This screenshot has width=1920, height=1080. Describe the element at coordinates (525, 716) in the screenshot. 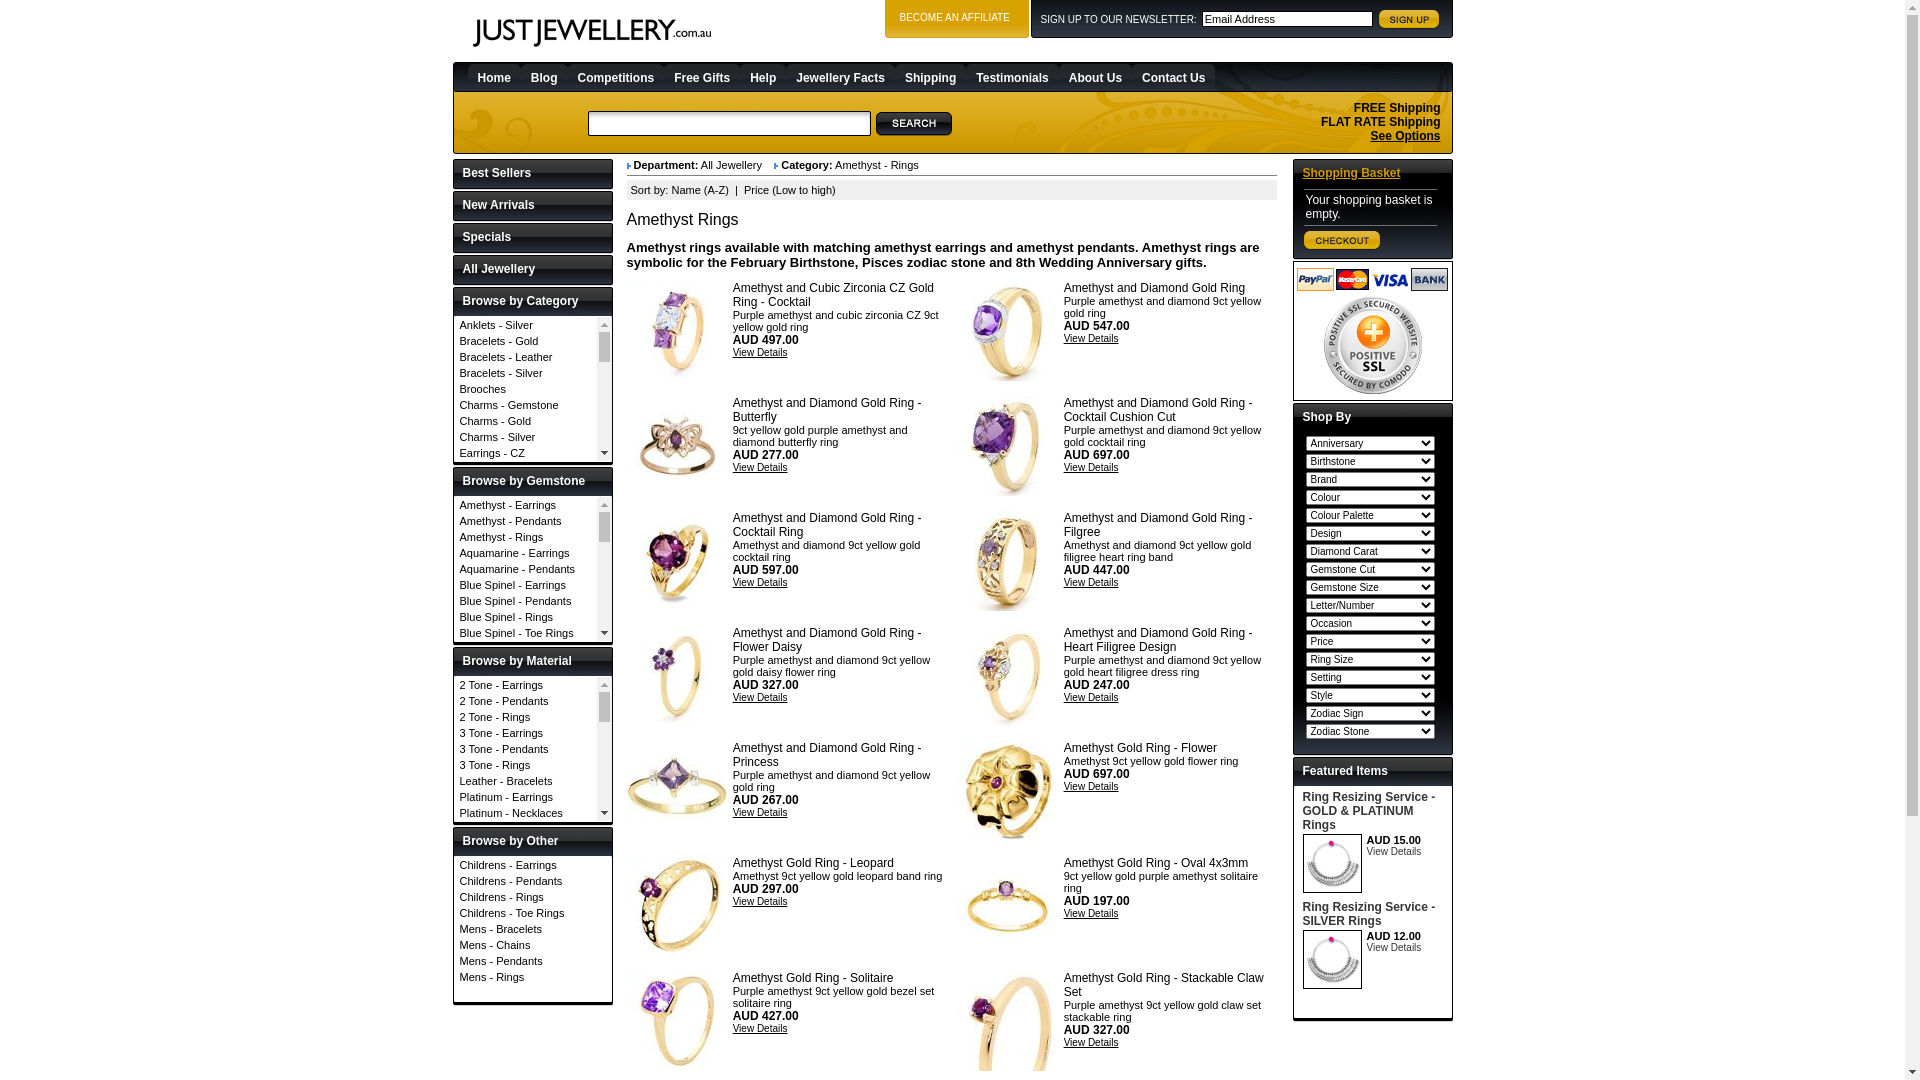

I see `'2 Tone - Rings'` at that location.